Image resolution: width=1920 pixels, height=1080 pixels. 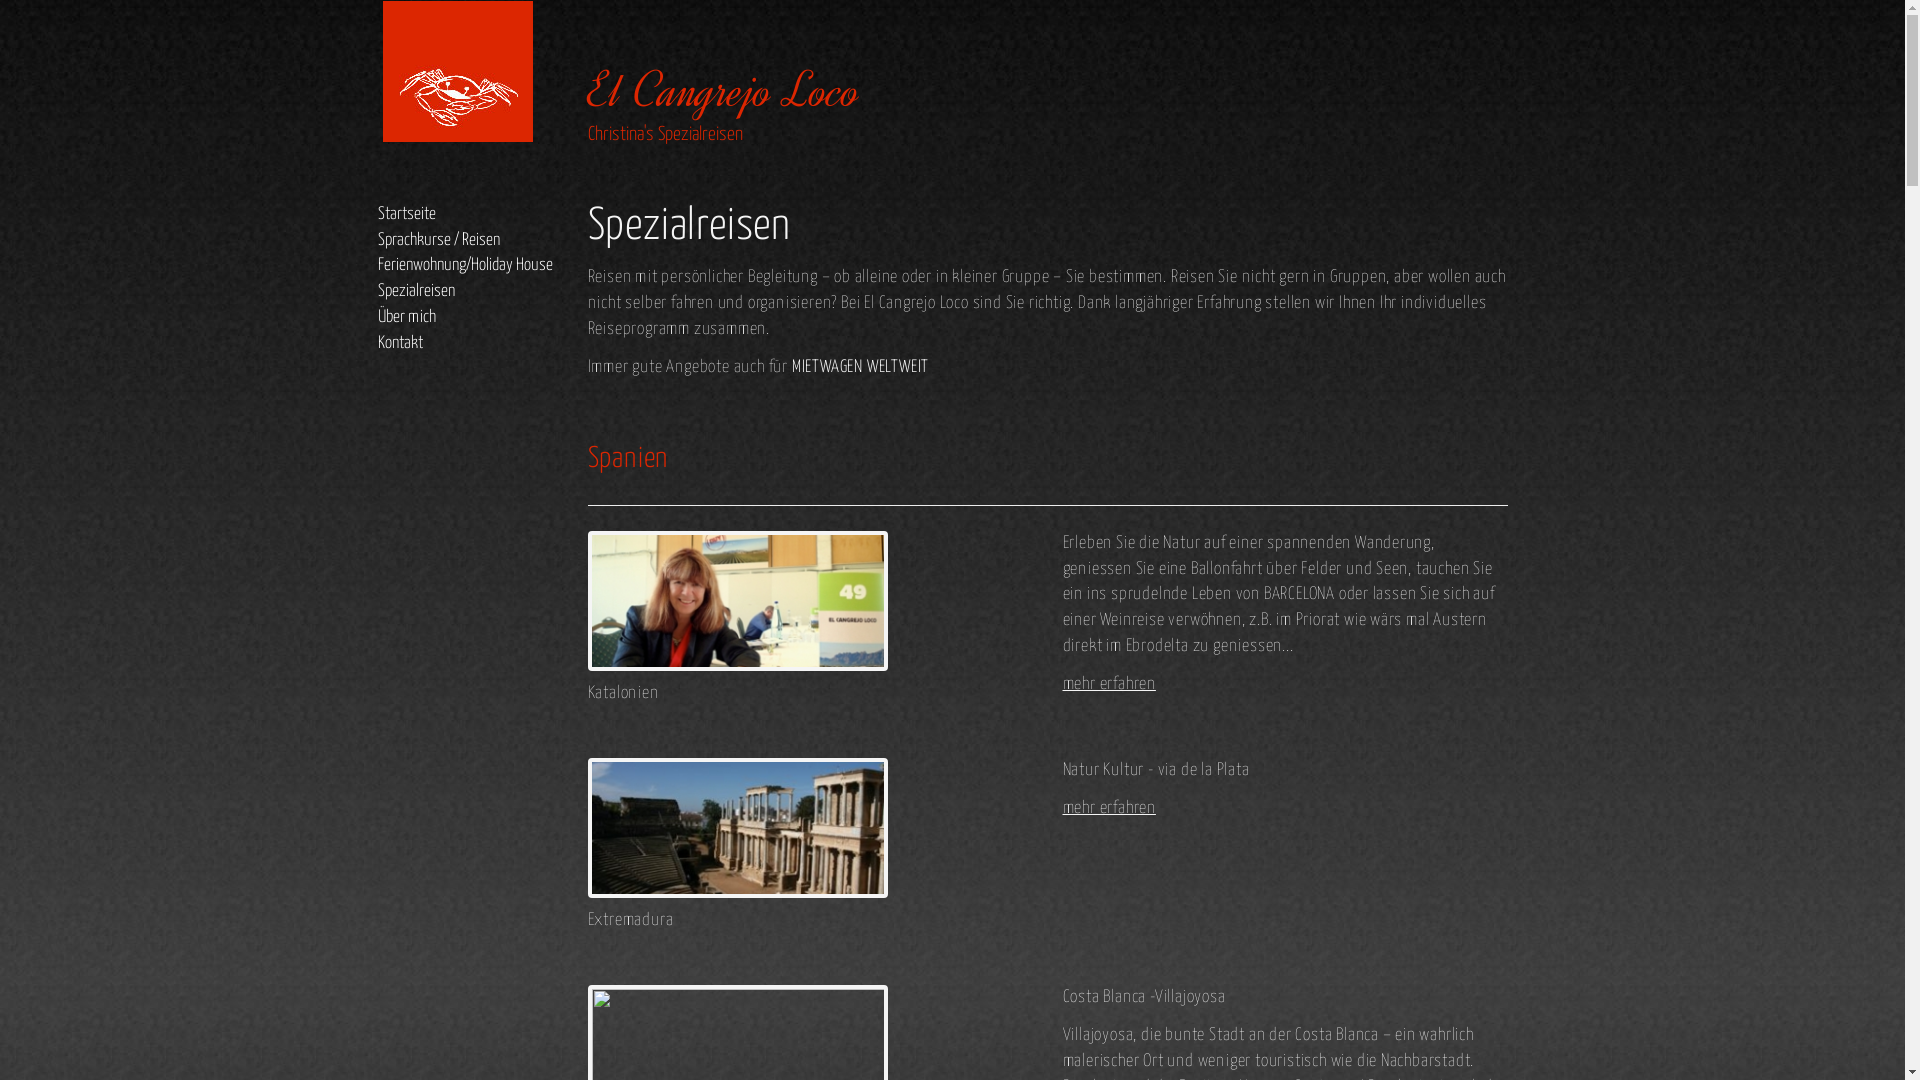 I want to click on 'Ferienwohnung/Holiday House', so click(x=464, y=264).